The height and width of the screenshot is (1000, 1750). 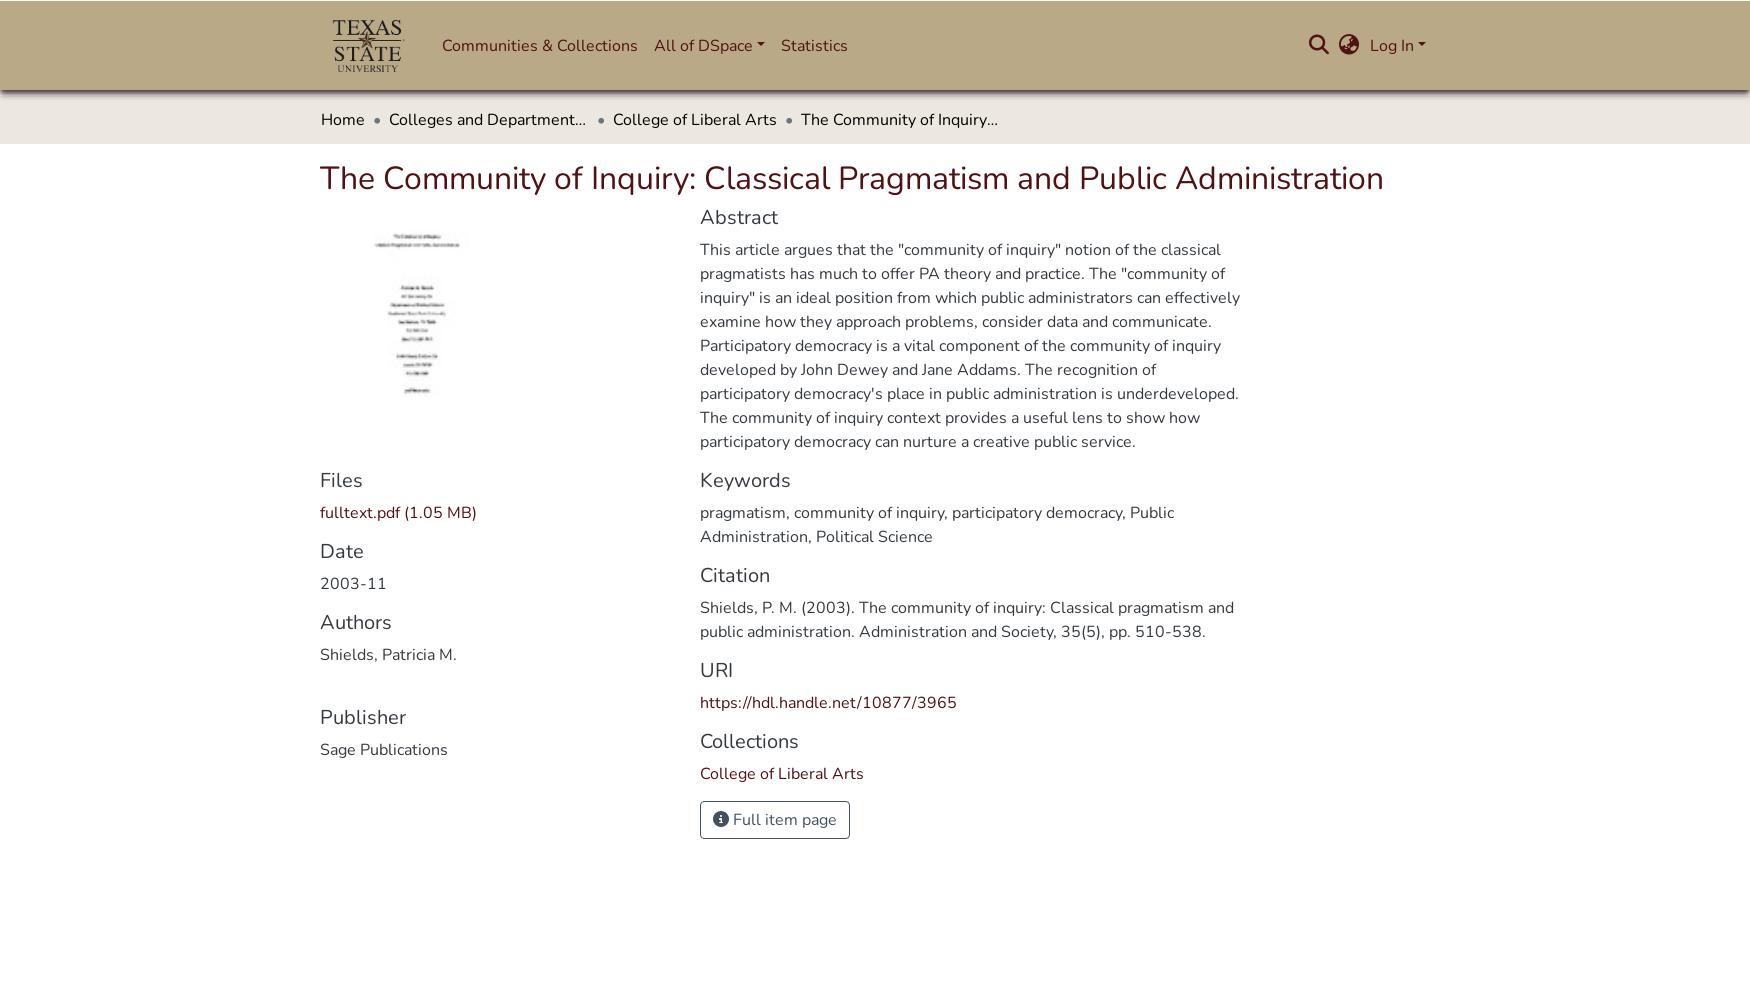 What do you see at coordinates (382, 750) in the screenshot?
I see `'Sage Publications'` at bounding box center [382, 750].